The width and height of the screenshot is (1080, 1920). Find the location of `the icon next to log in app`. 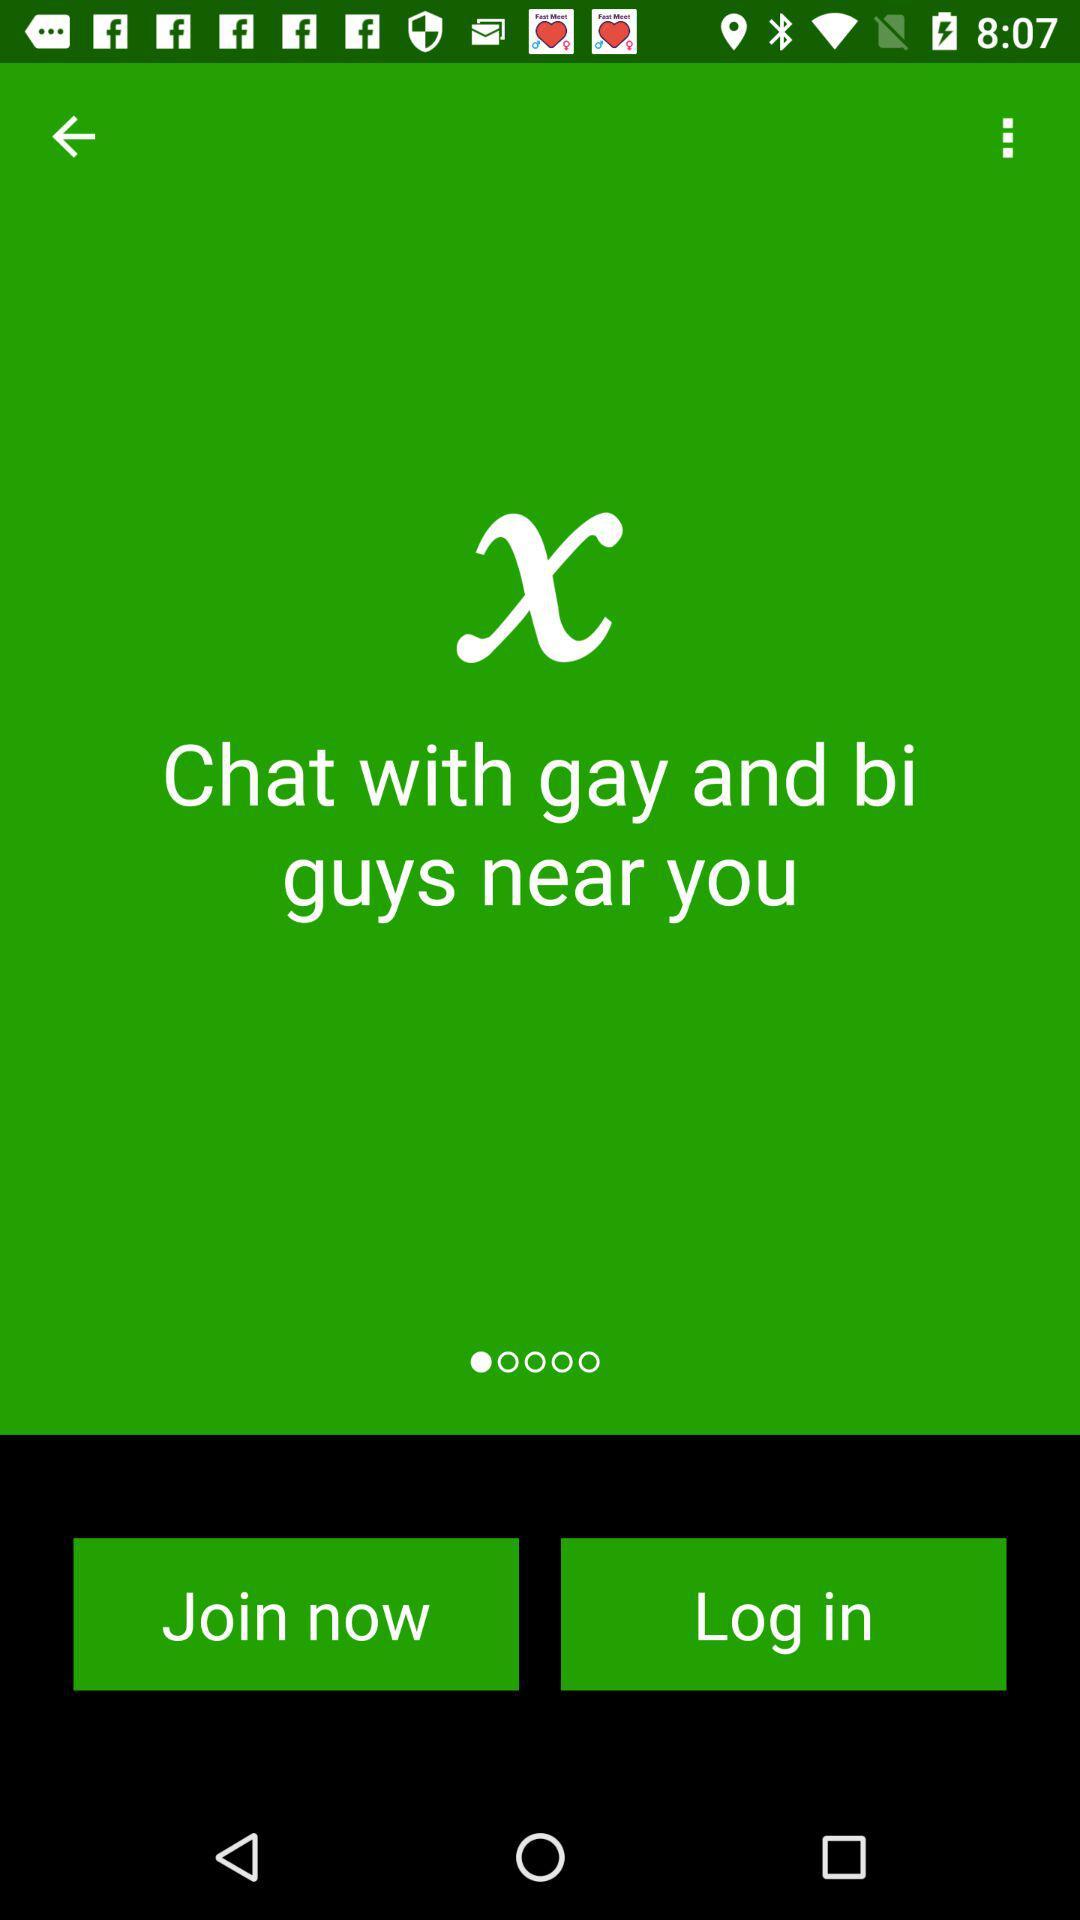

the icon next to log in app is located at coordinates (296, 1614).